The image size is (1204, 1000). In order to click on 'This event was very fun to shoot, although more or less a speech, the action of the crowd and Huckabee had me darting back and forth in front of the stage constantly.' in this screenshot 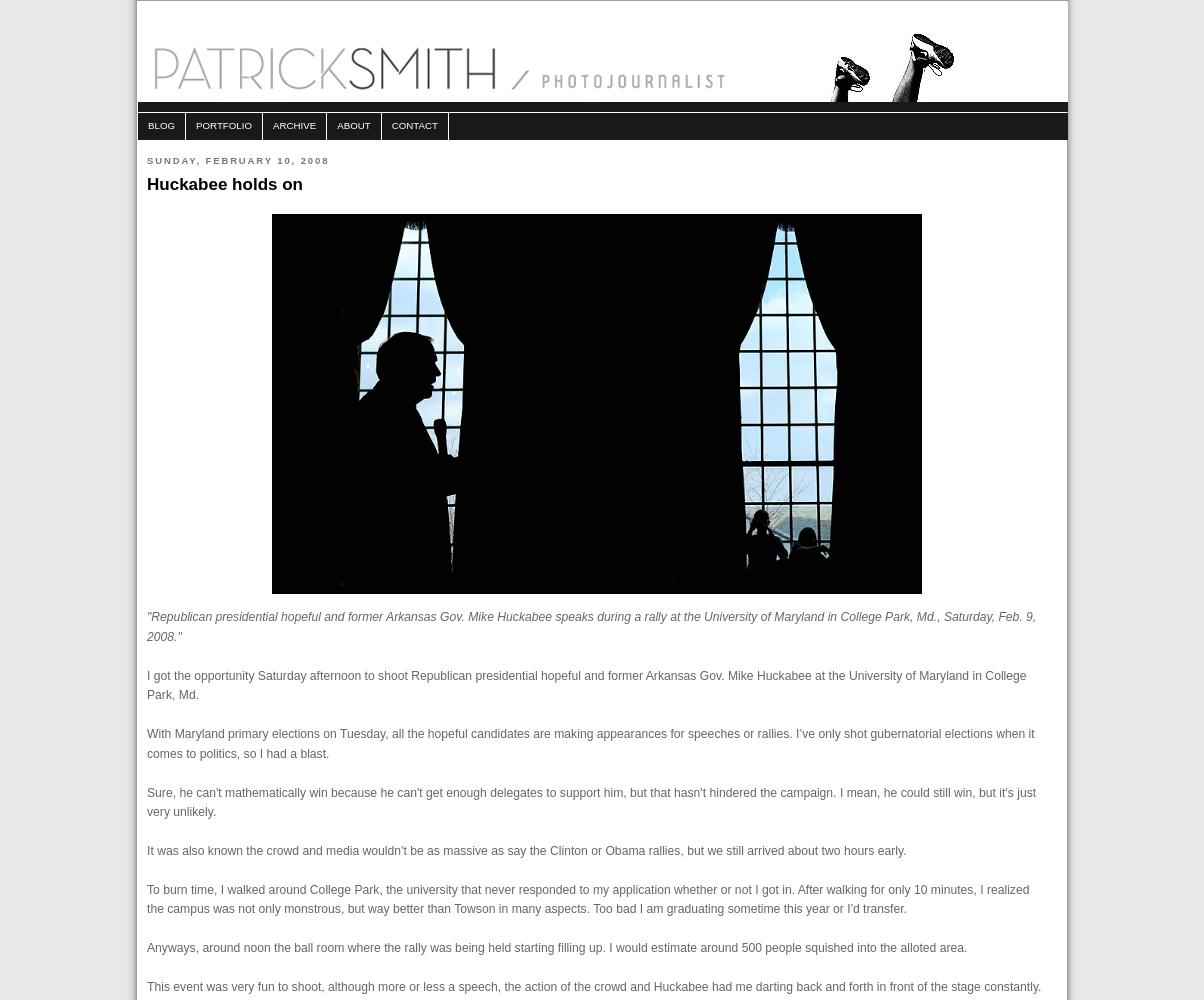, I will do `click(594, 986)`.